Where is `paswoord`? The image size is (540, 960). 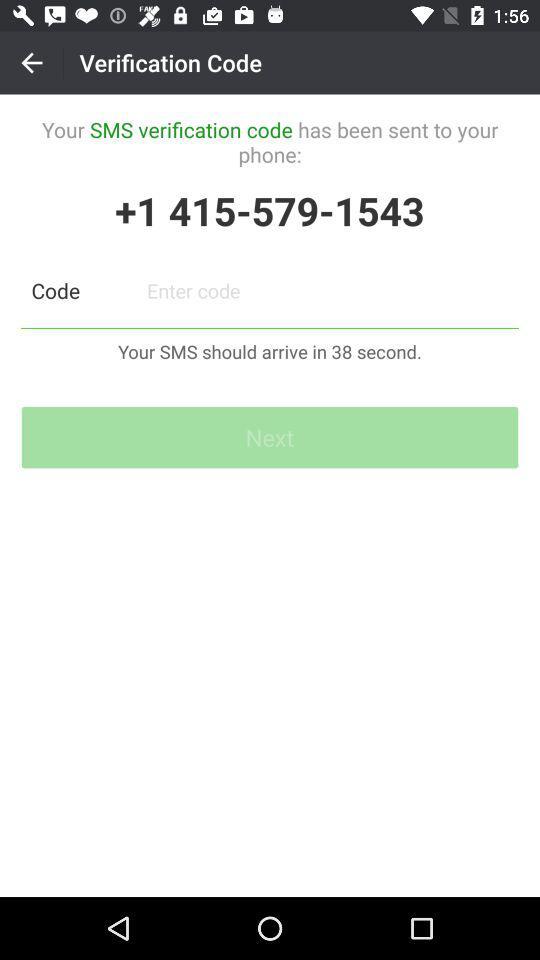
paswoord is located at coordinates (327, 289).